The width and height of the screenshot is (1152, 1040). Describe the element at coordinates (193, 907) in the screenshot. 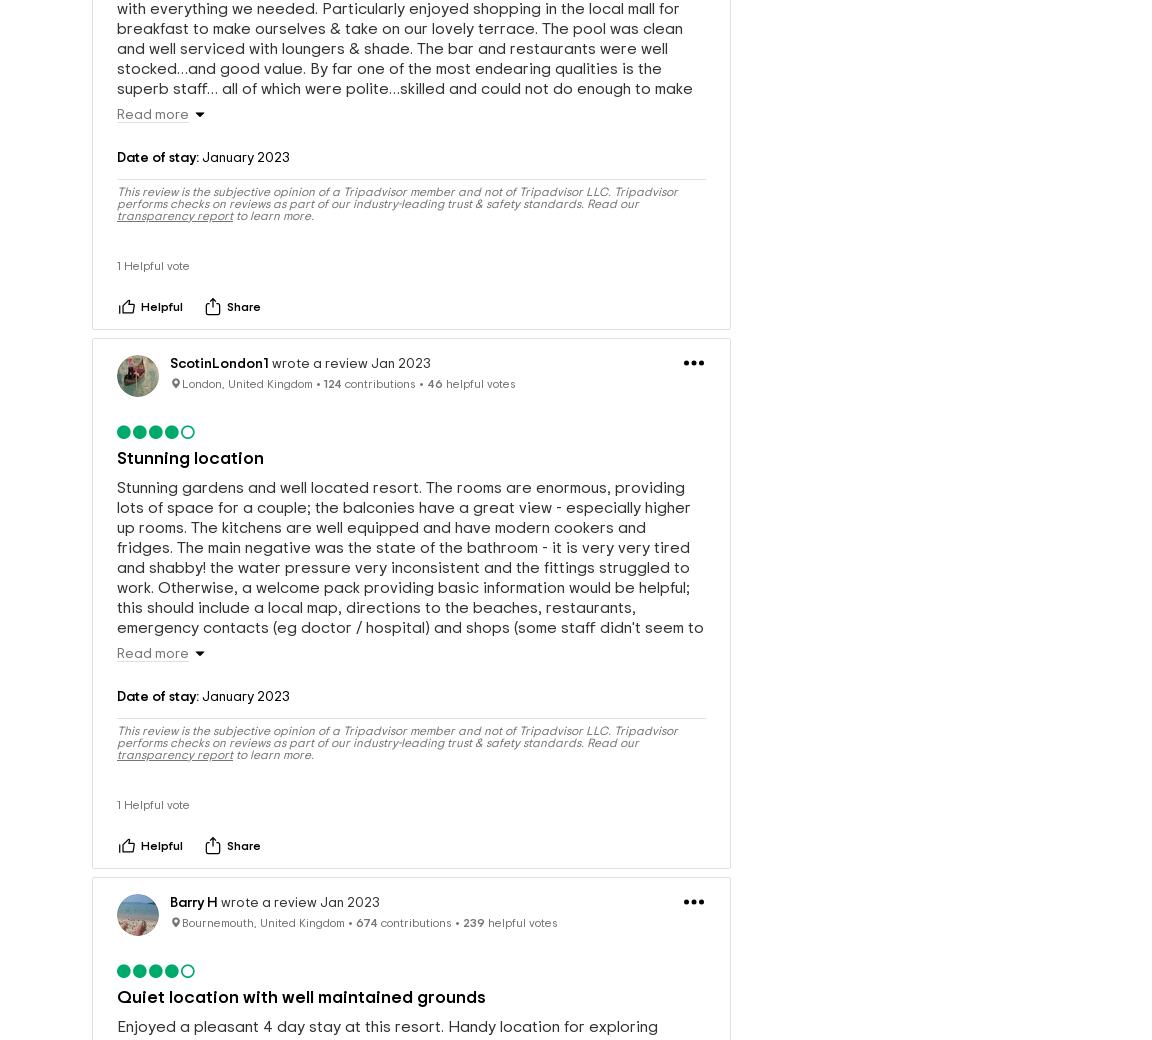

I see `'Barry H'` at that location.